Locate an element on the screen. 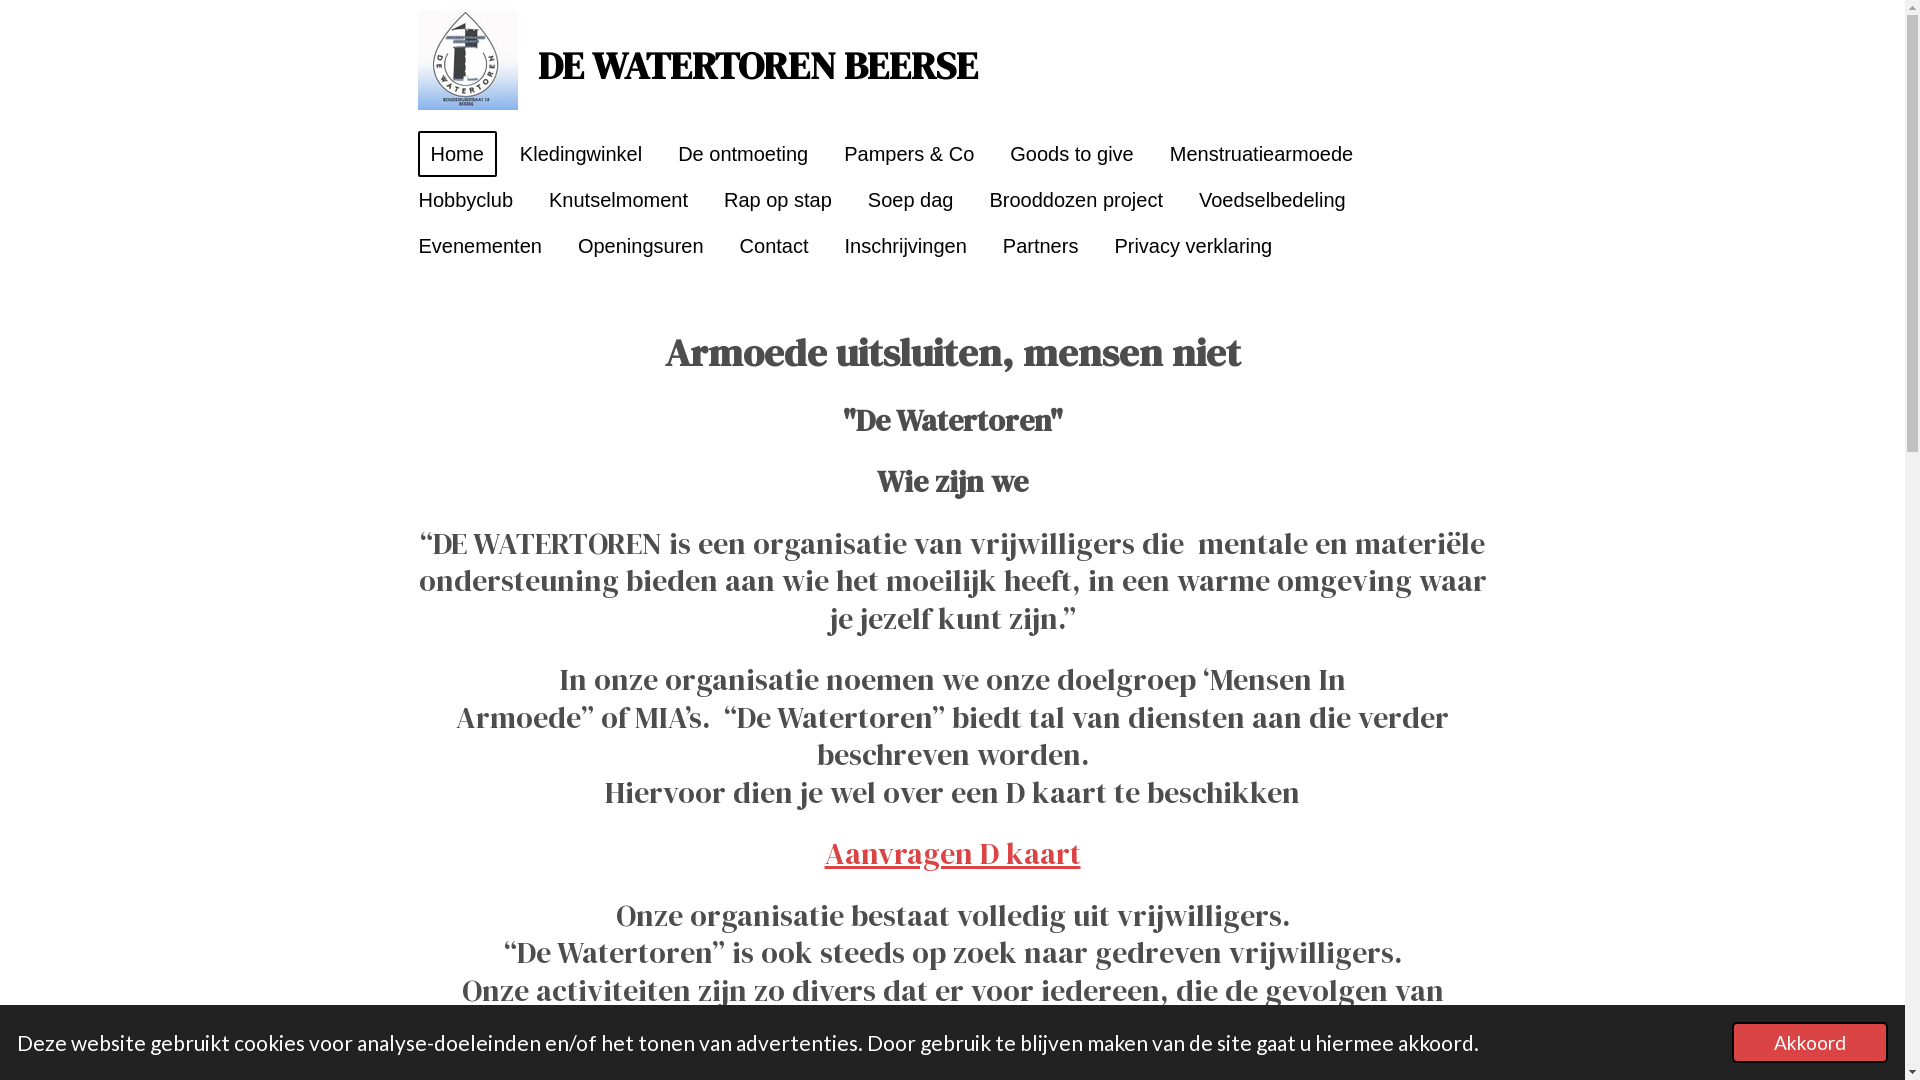 Image resolution: width=1920 pixels, height=1080 pixels. 'De ontmoeting' is located at coordinates (665, 153).